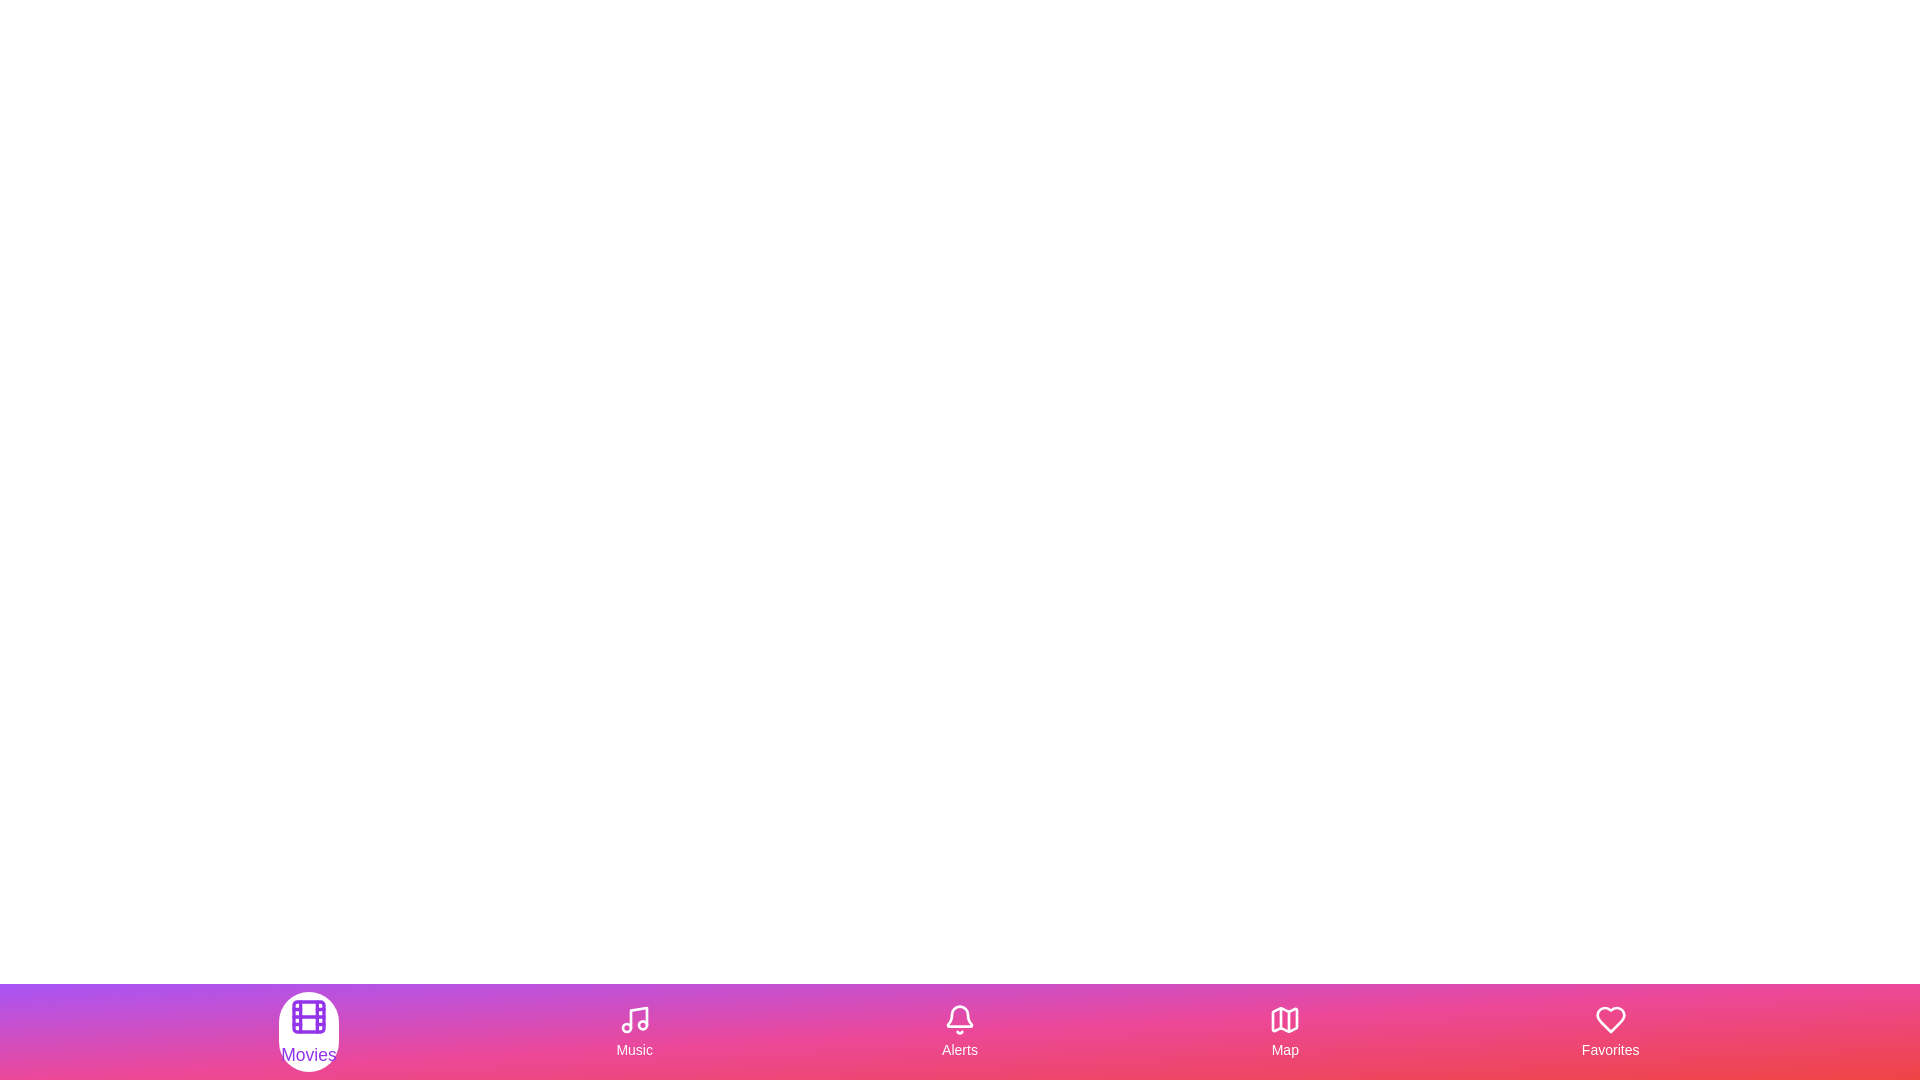  What do you see at coordinates (1285, 1032) in the screenshot?
I see `the tab labeled Map` at bounding box center [1285, 1032].